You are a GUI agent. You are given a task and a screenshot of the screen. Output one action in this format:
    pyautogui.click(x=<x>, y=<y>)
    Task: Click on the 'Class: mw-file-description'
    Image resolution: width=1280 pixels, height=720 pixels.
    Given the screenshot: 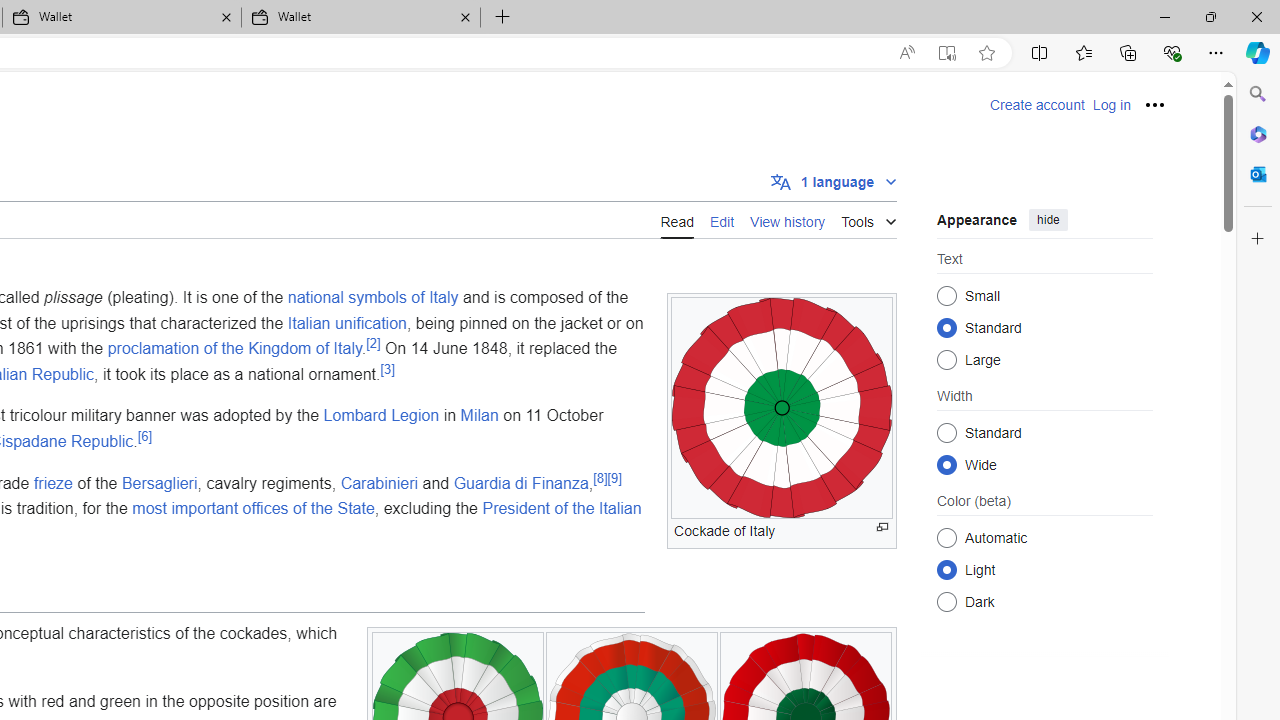 What is the action you would take?
    pyautogui.click(x=781, y=407)
    